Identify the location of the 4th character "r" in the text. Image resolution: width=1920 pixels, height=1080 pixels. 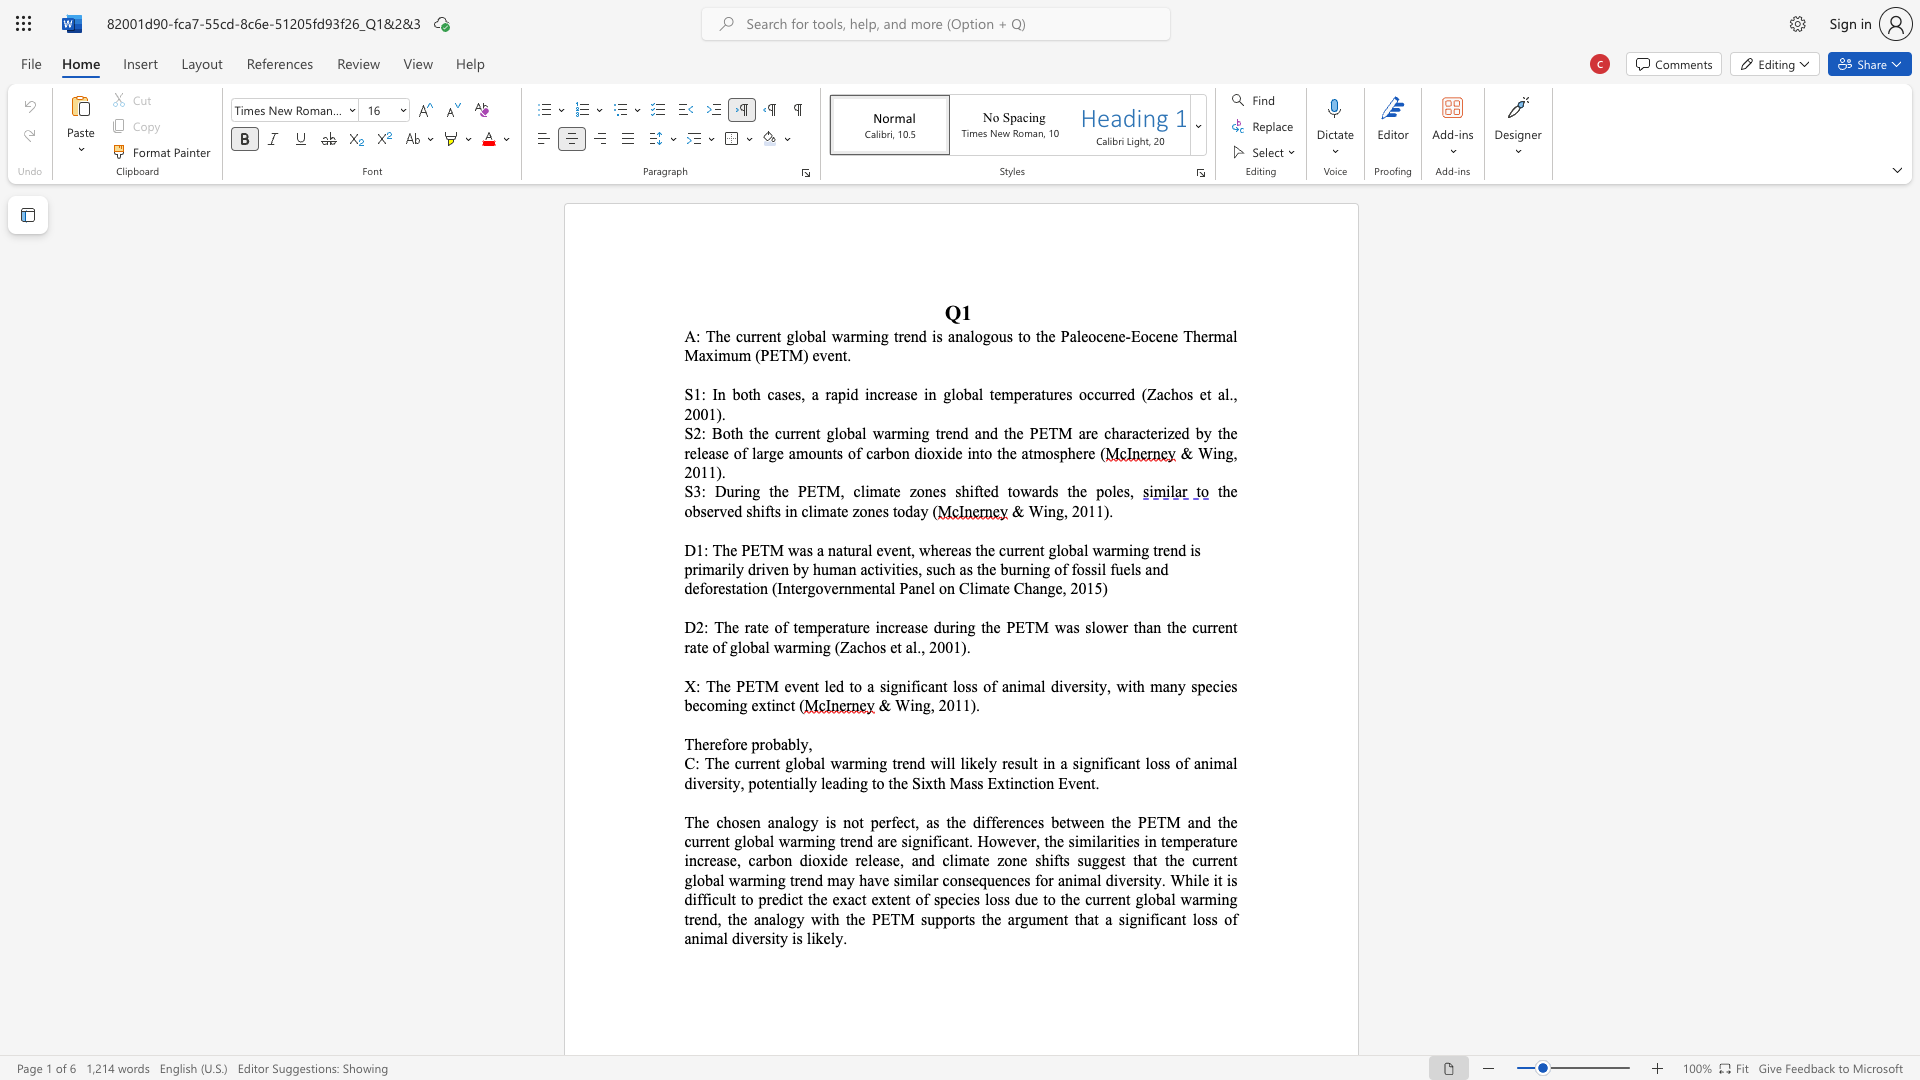
(941, 432).